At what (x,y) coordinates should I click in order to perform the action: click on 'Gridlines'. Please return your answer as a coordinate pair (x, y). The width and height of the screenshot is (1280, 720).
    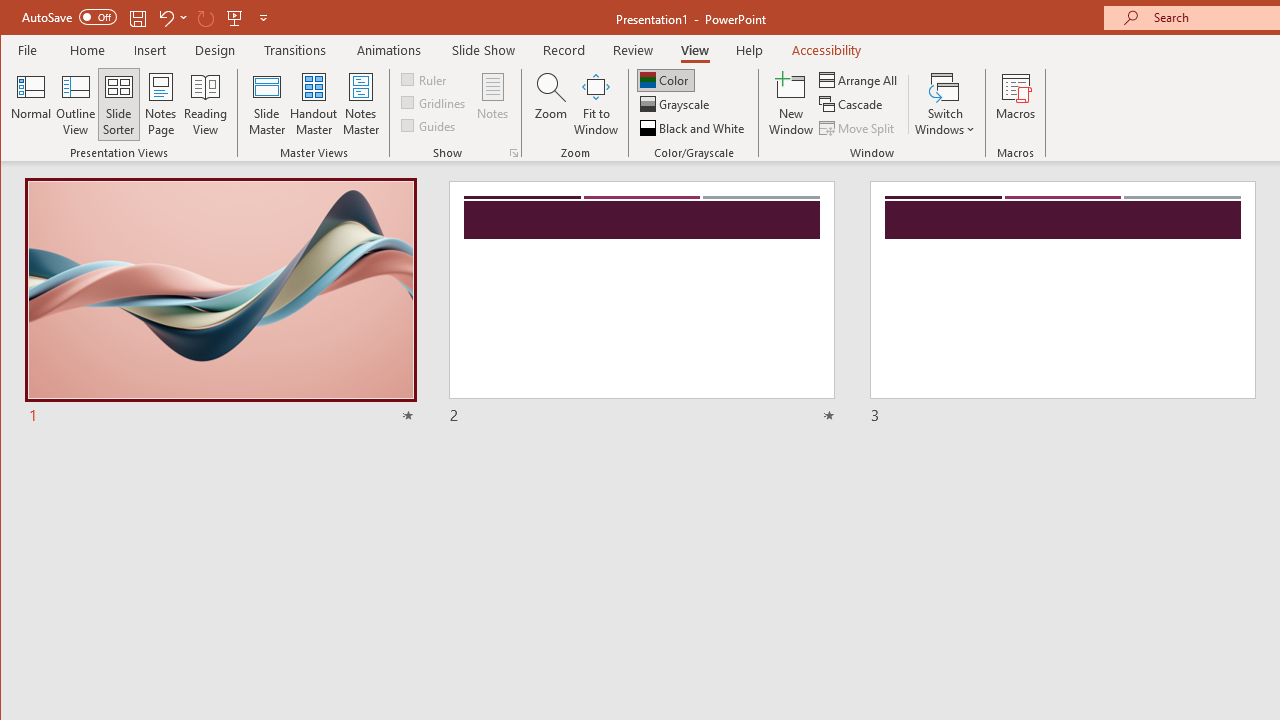
    Looking at the image, I should click on (434, 102).